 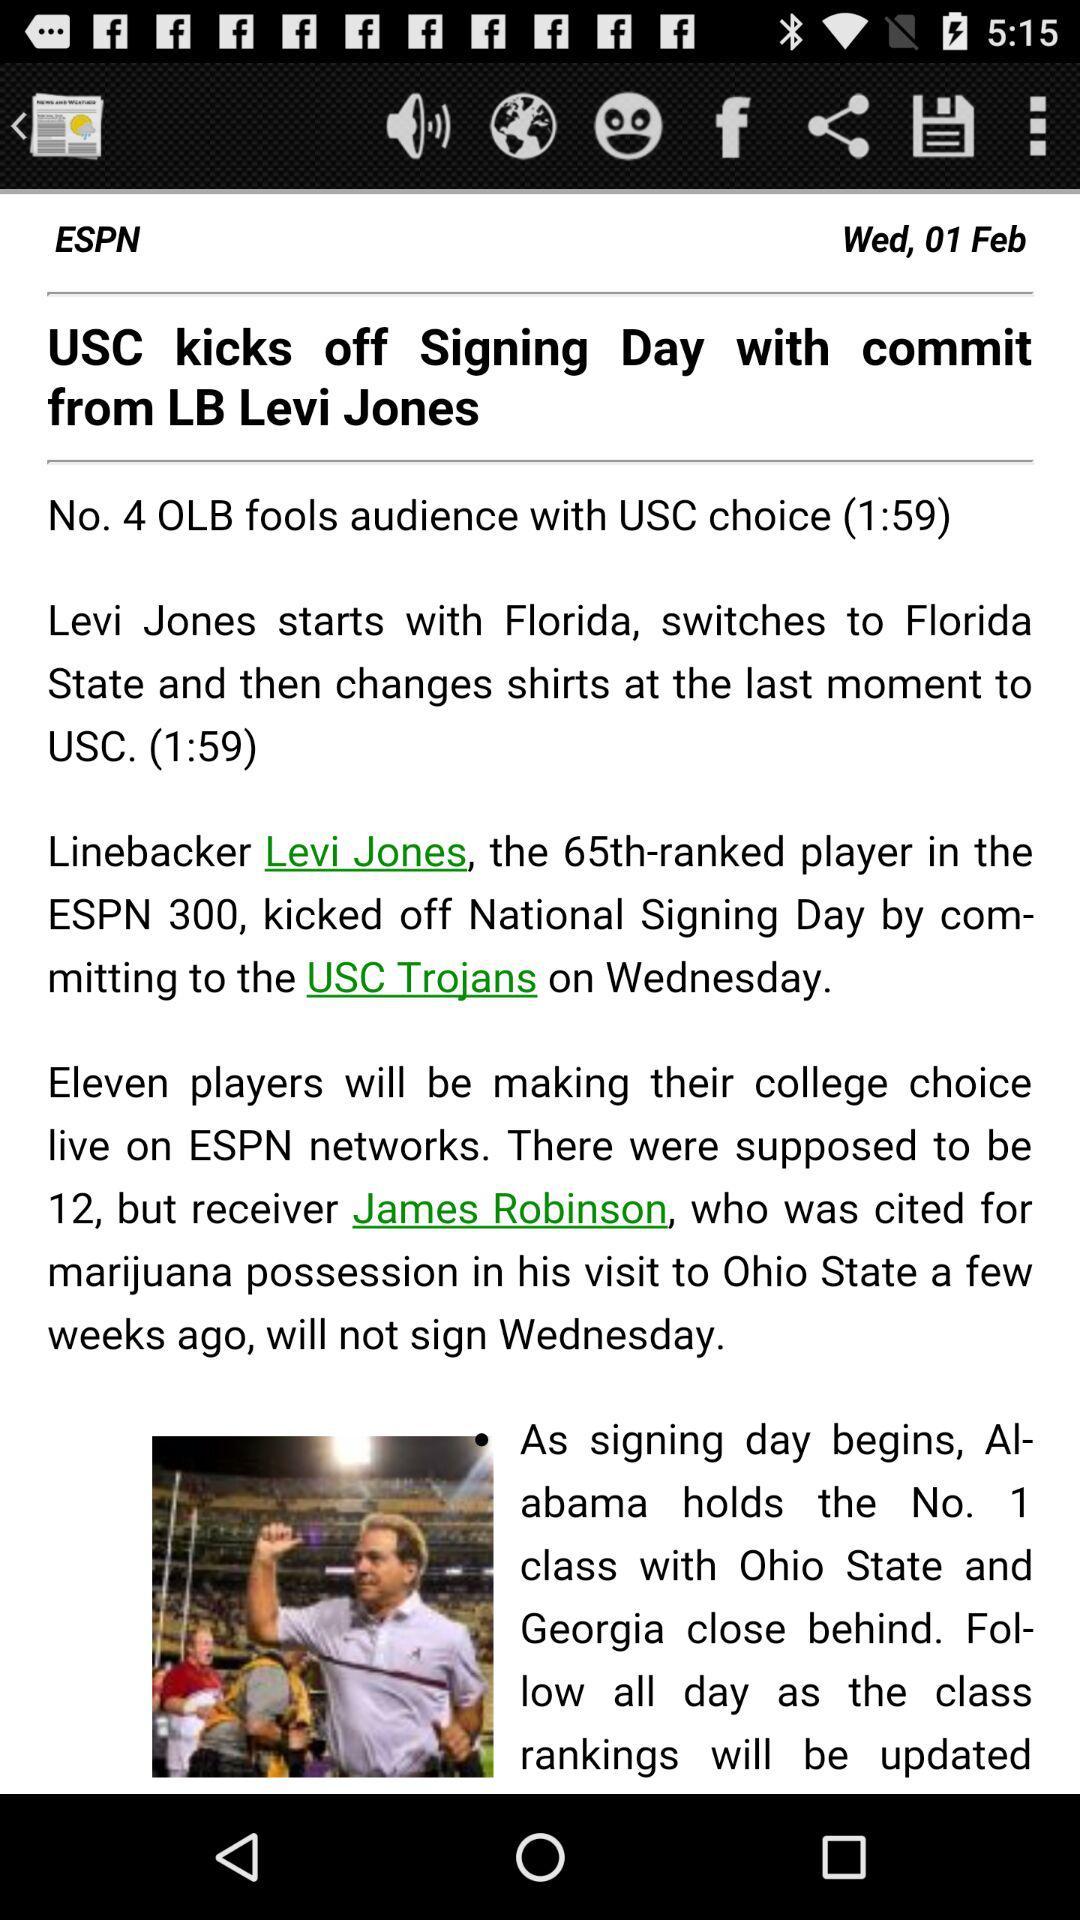 What do you see at coordinates (838, 133) in the screenshot?
I see `the share icon` at bounding box center [838, 133].